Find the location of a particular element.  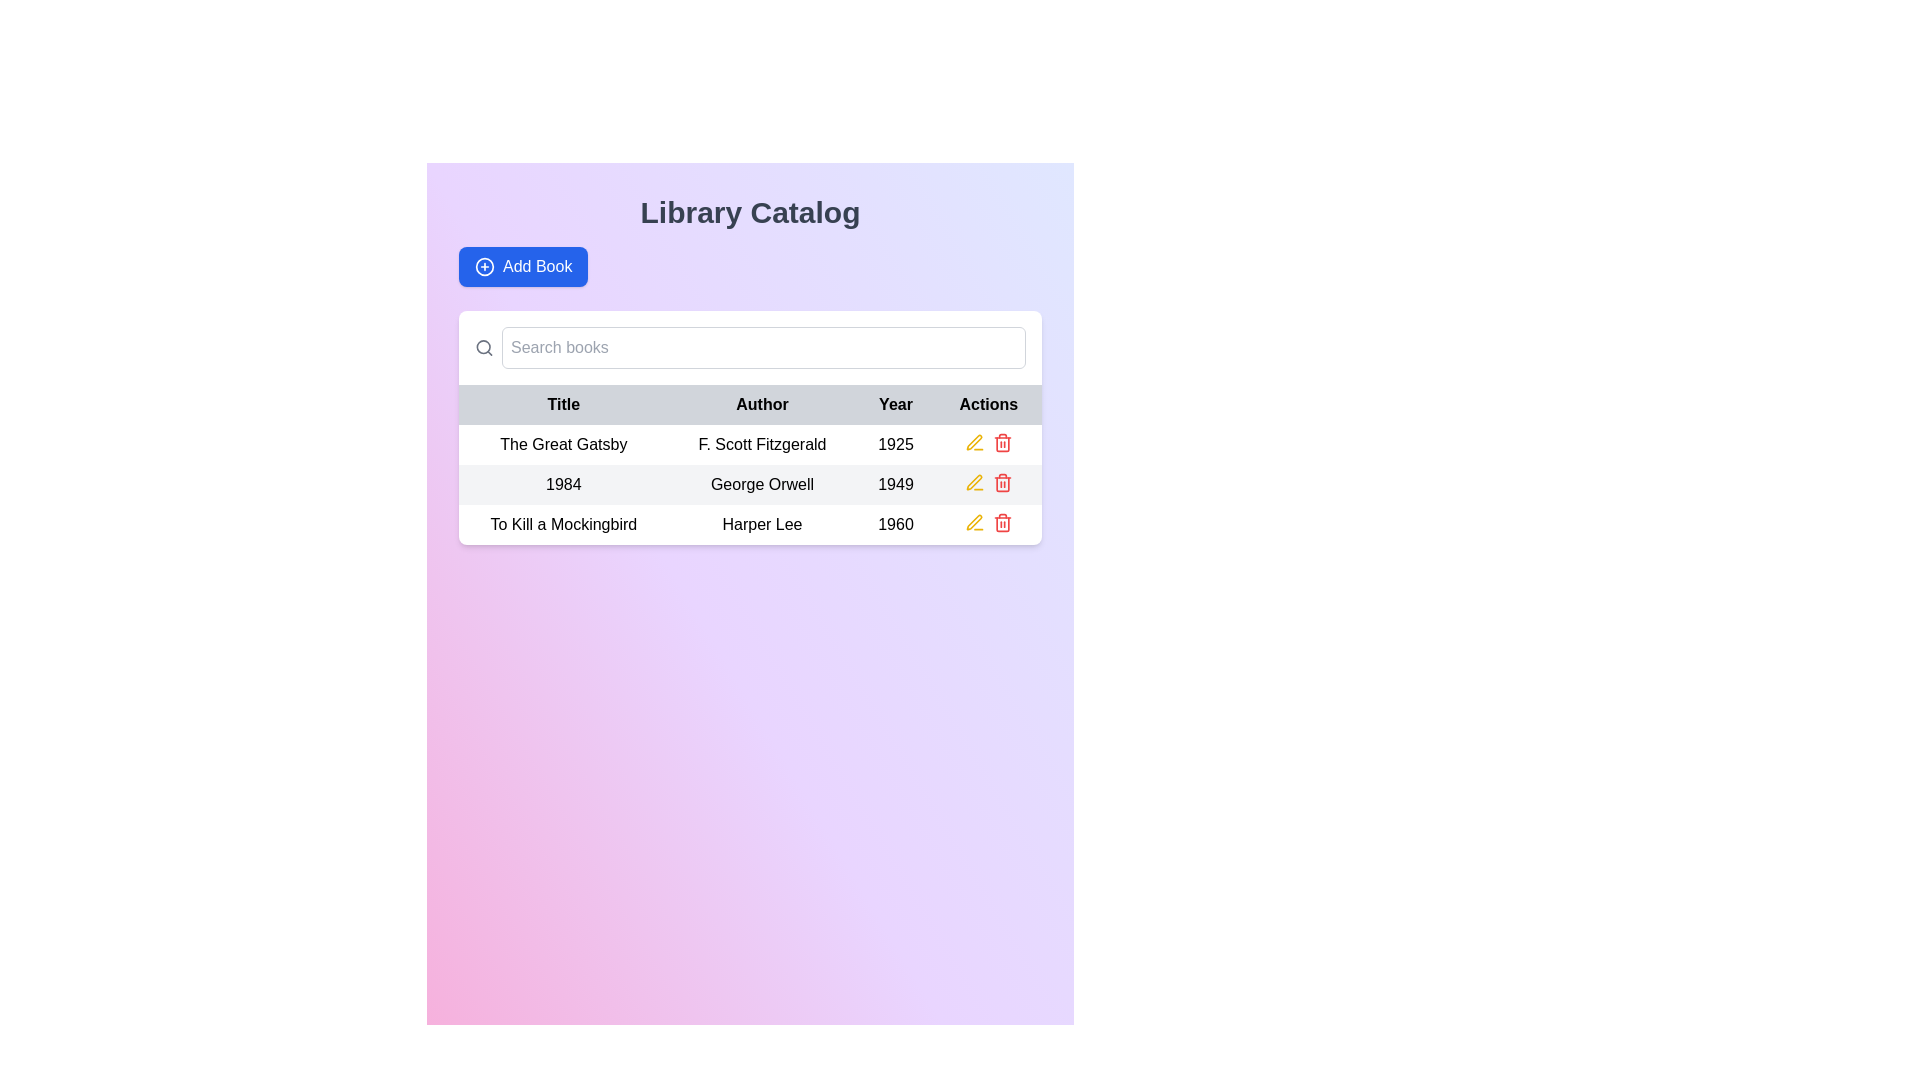

the non-interactive text label displaying the title of a book in the library catalog, located in the third row under the 'Title' column is located at coordinates (562, 523).